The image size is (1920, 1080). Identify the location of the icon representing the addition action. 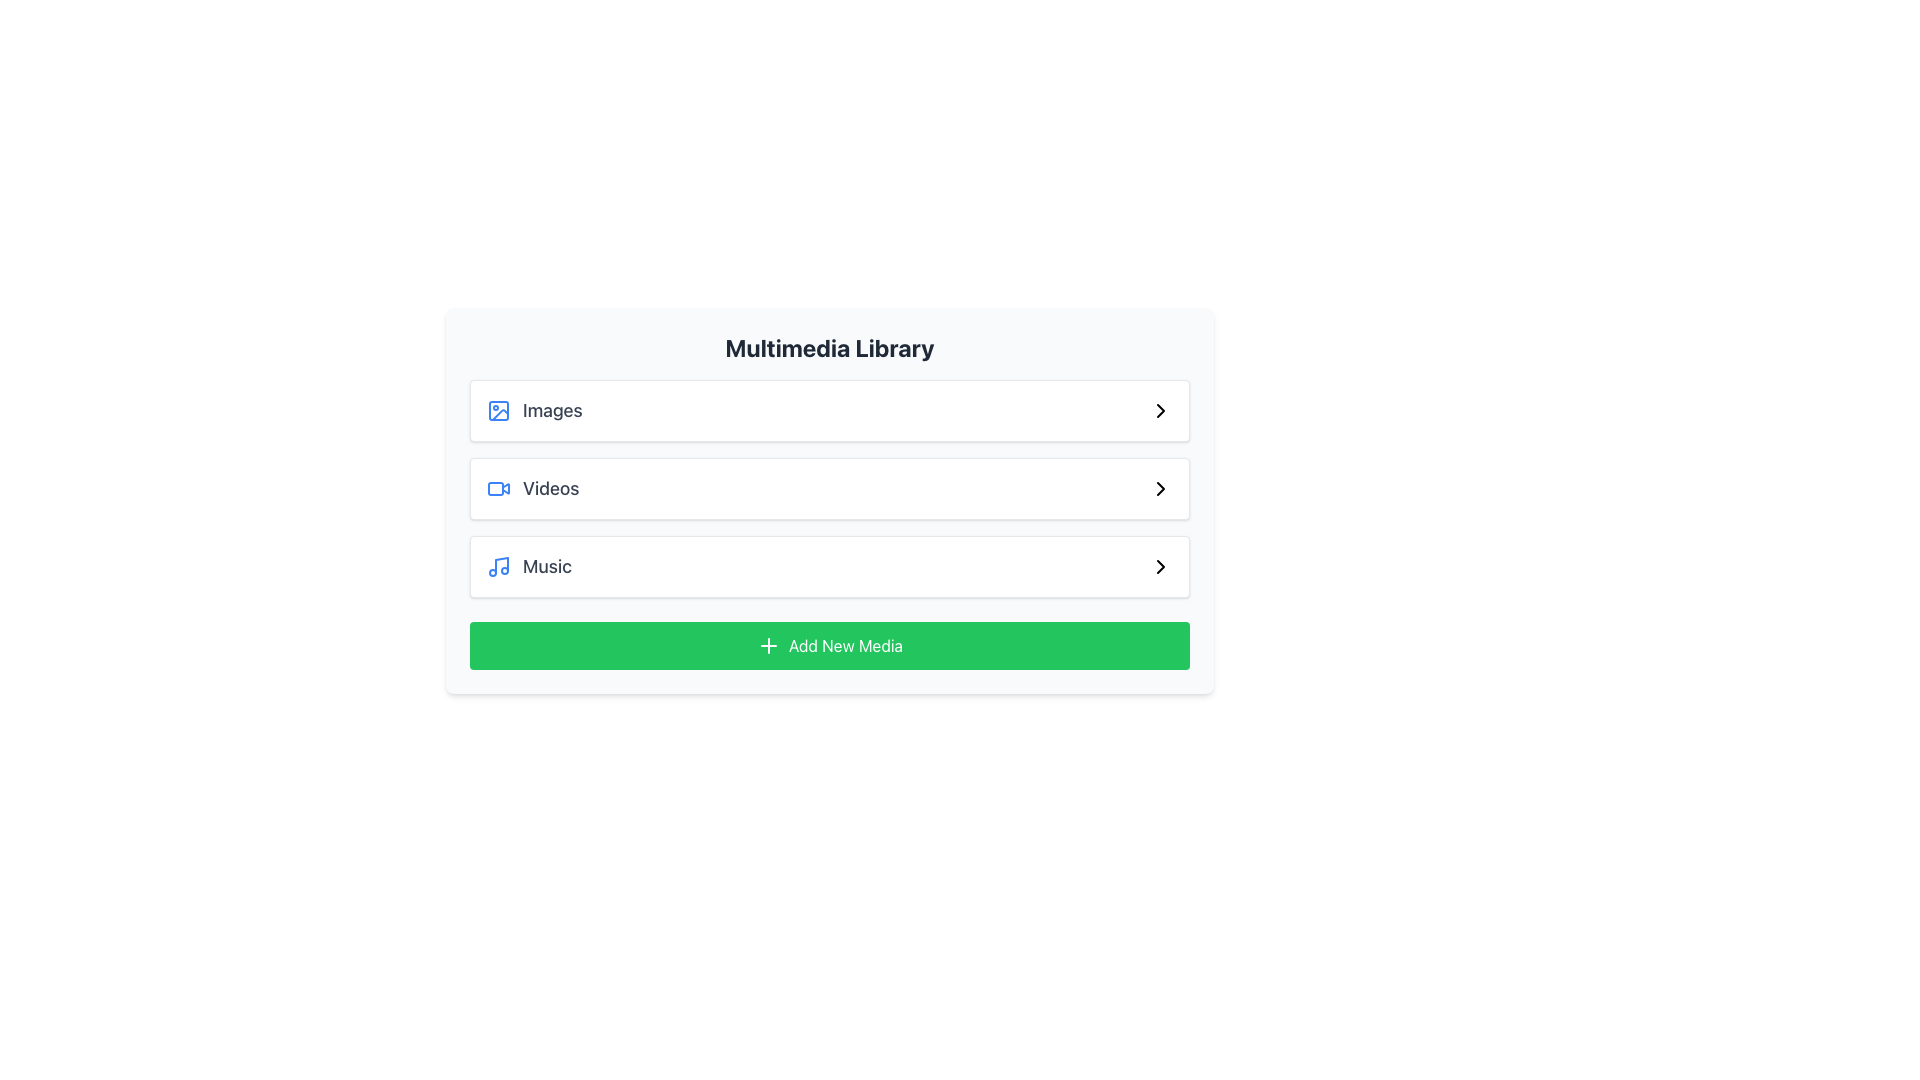
(767, 645).